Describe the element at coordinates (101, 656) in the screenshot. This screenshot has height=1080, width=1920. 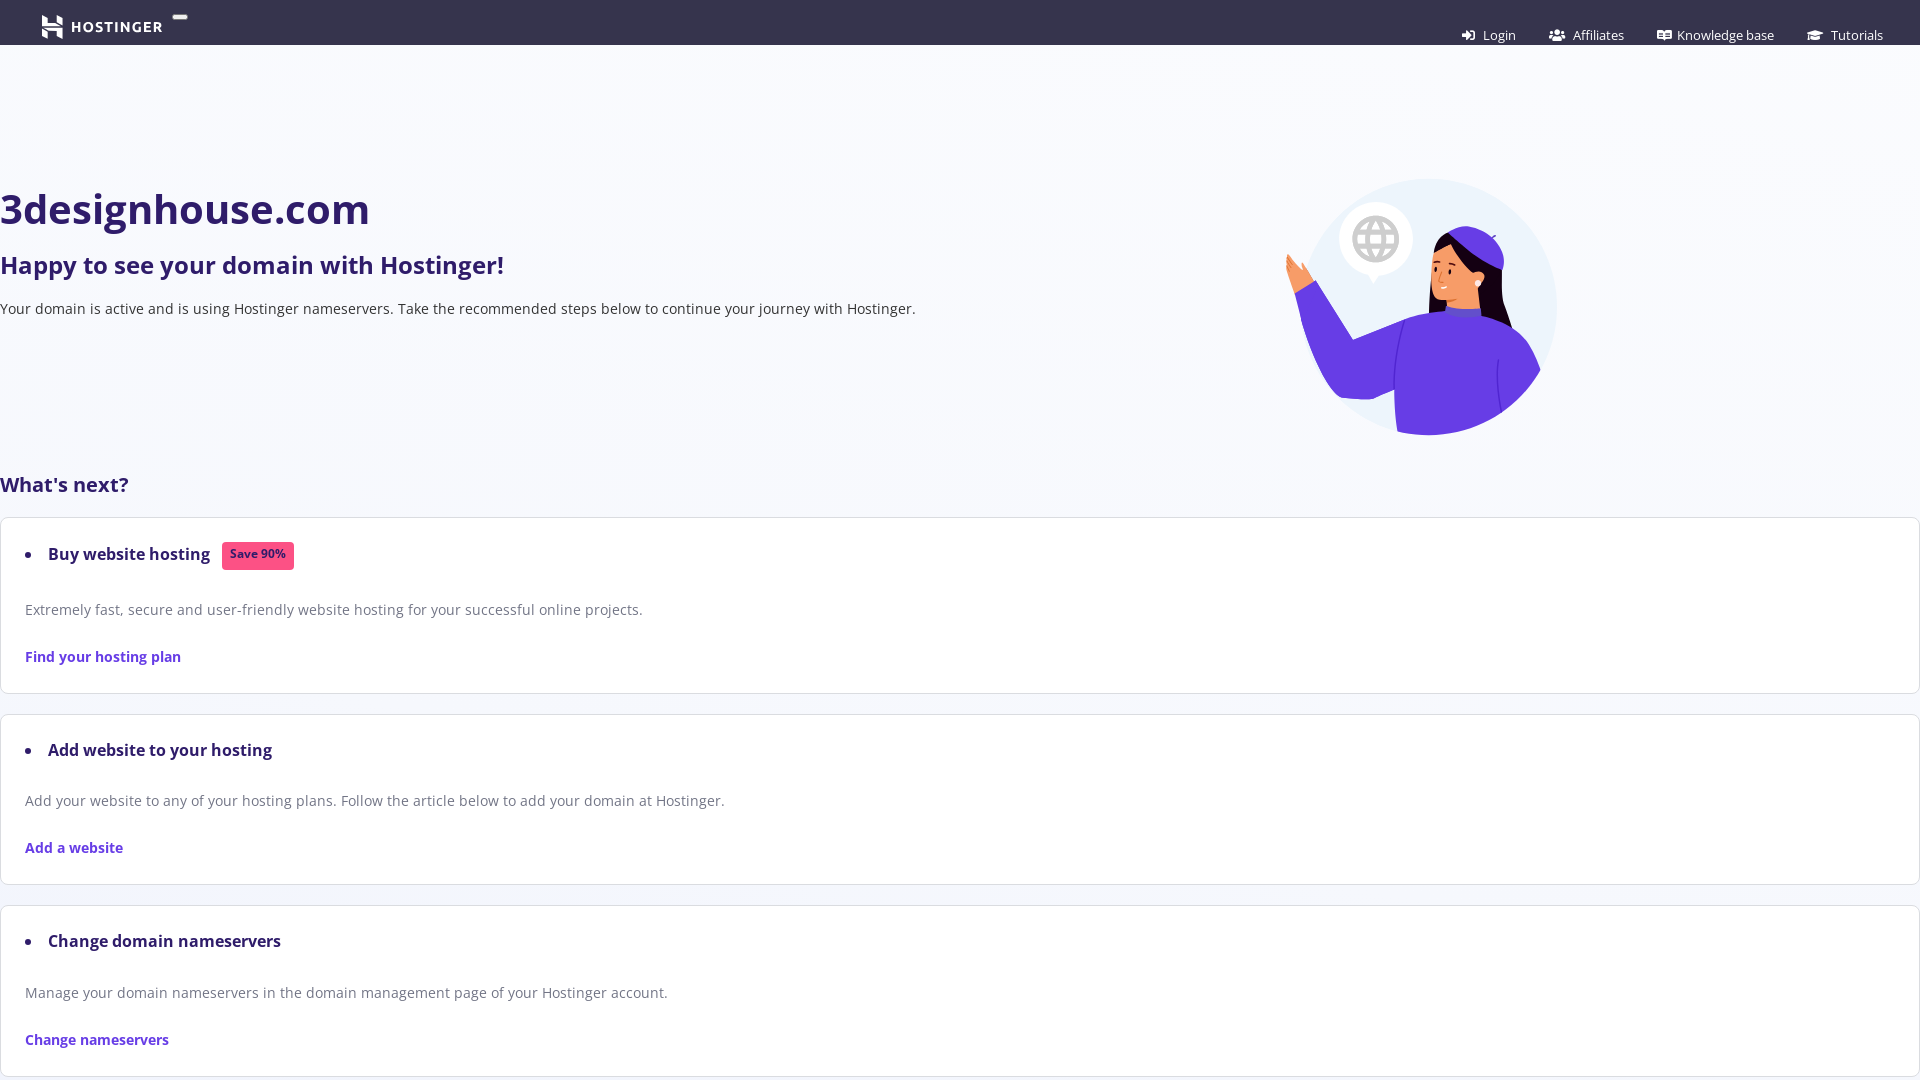
I see `'Find your hosting plan'` at that location.